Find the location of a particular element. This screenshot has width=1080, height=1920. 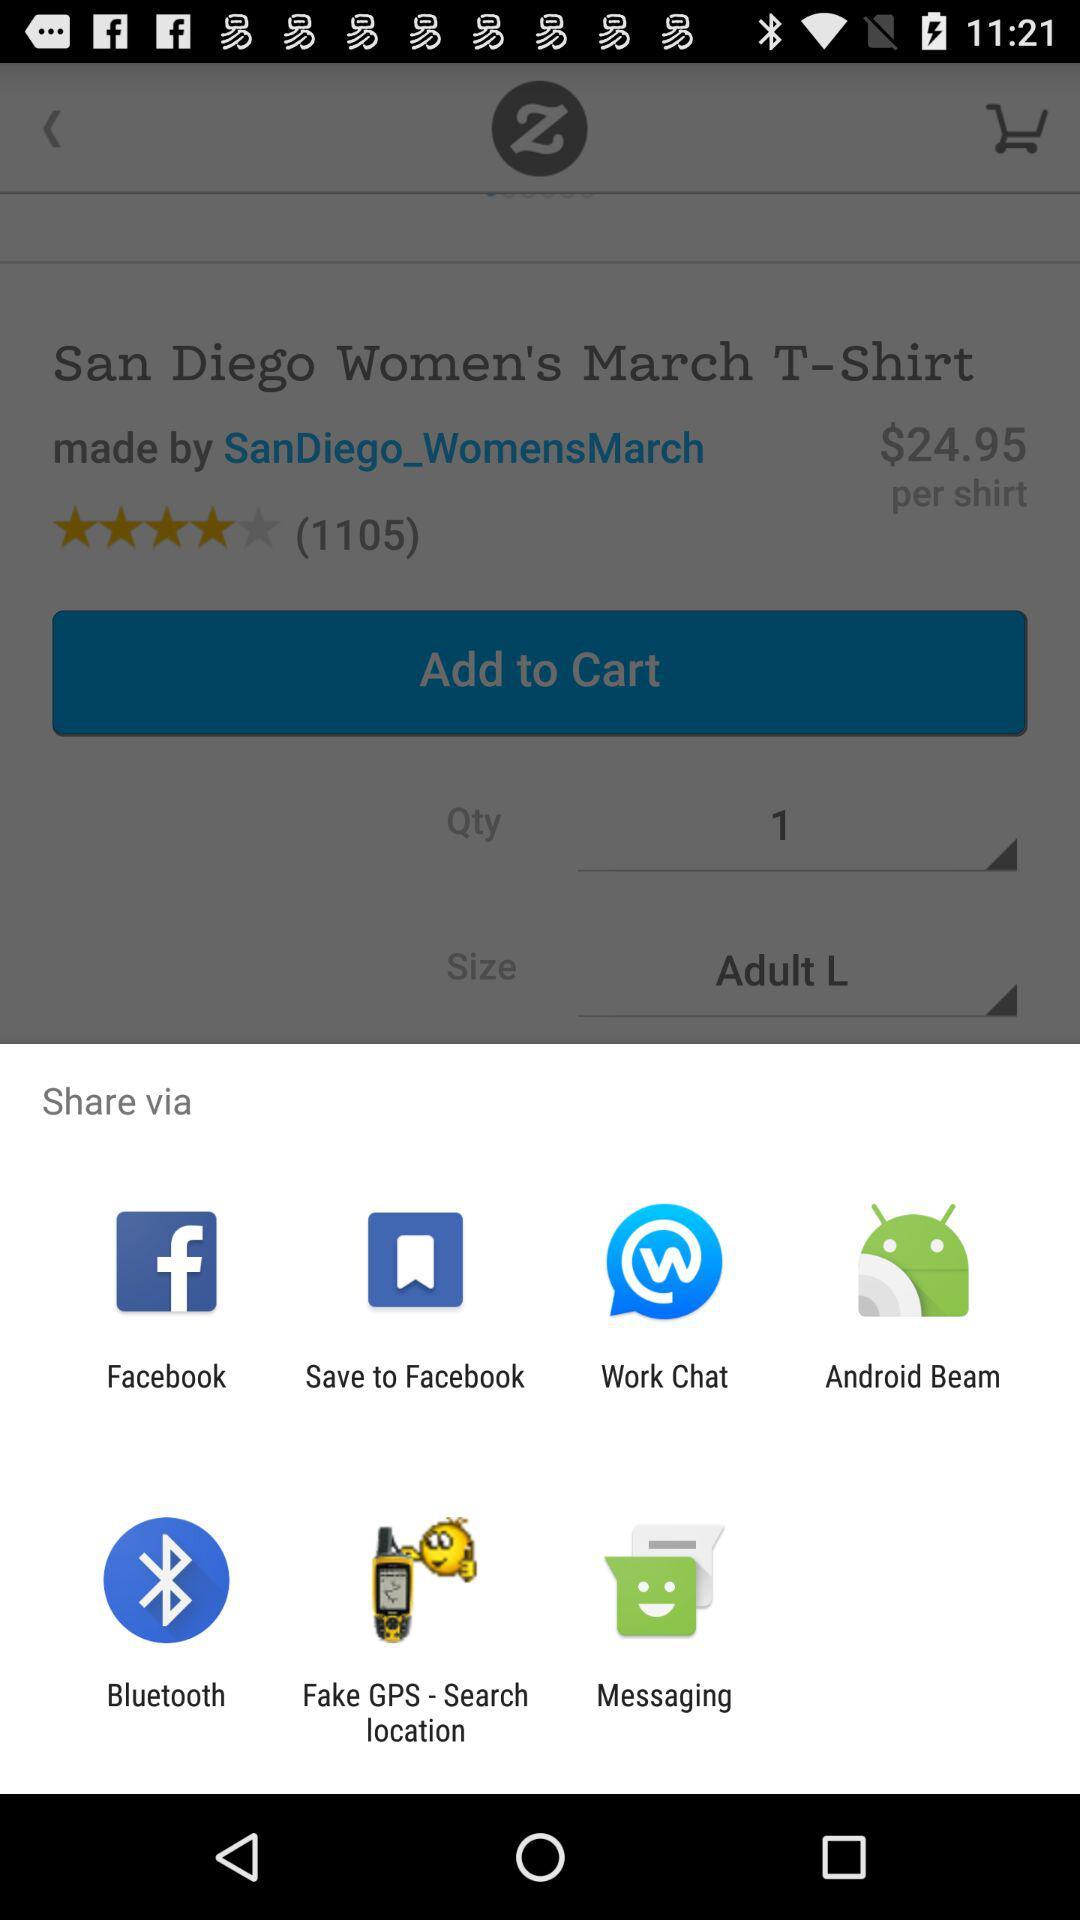

messaging app is located at coordinates (664, 1711).